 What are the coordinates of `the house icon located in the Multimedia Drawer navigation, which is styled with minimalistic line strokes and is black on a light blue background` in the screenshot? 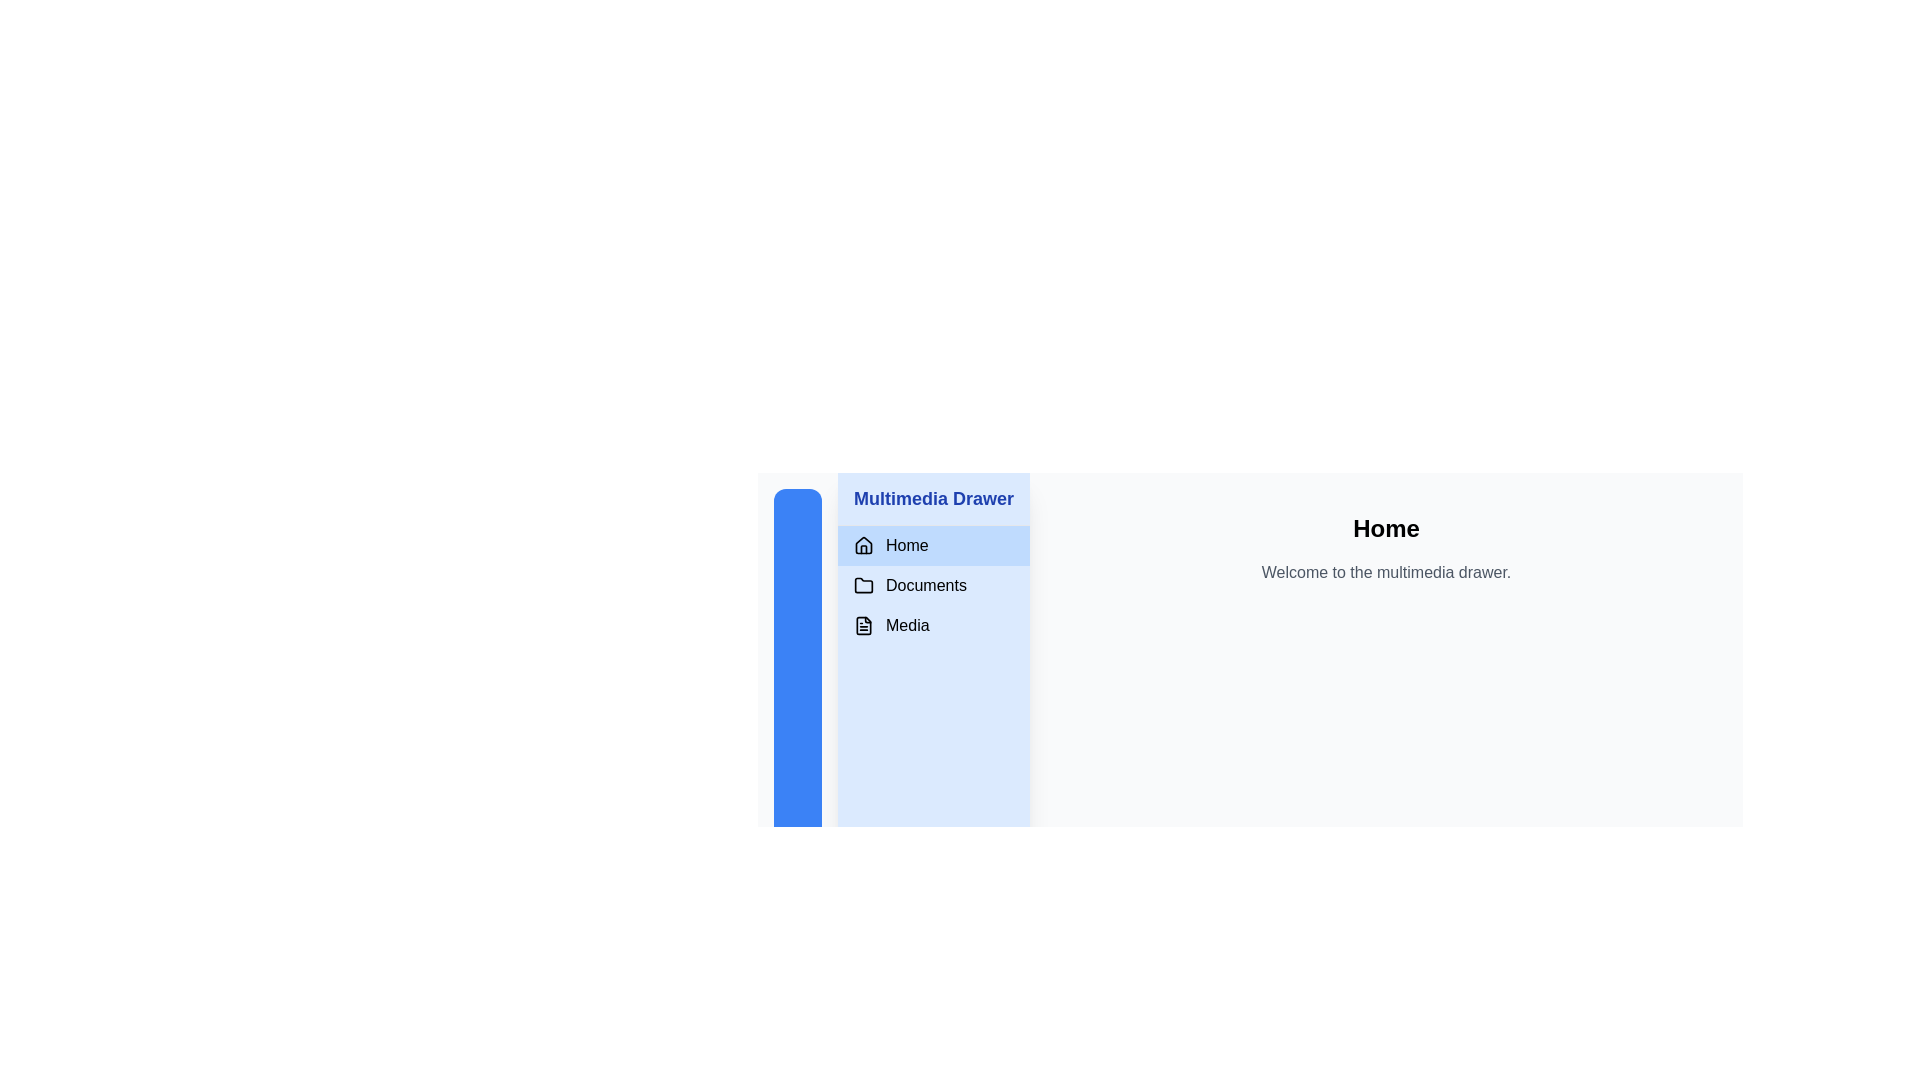 It's located at (864, 546).